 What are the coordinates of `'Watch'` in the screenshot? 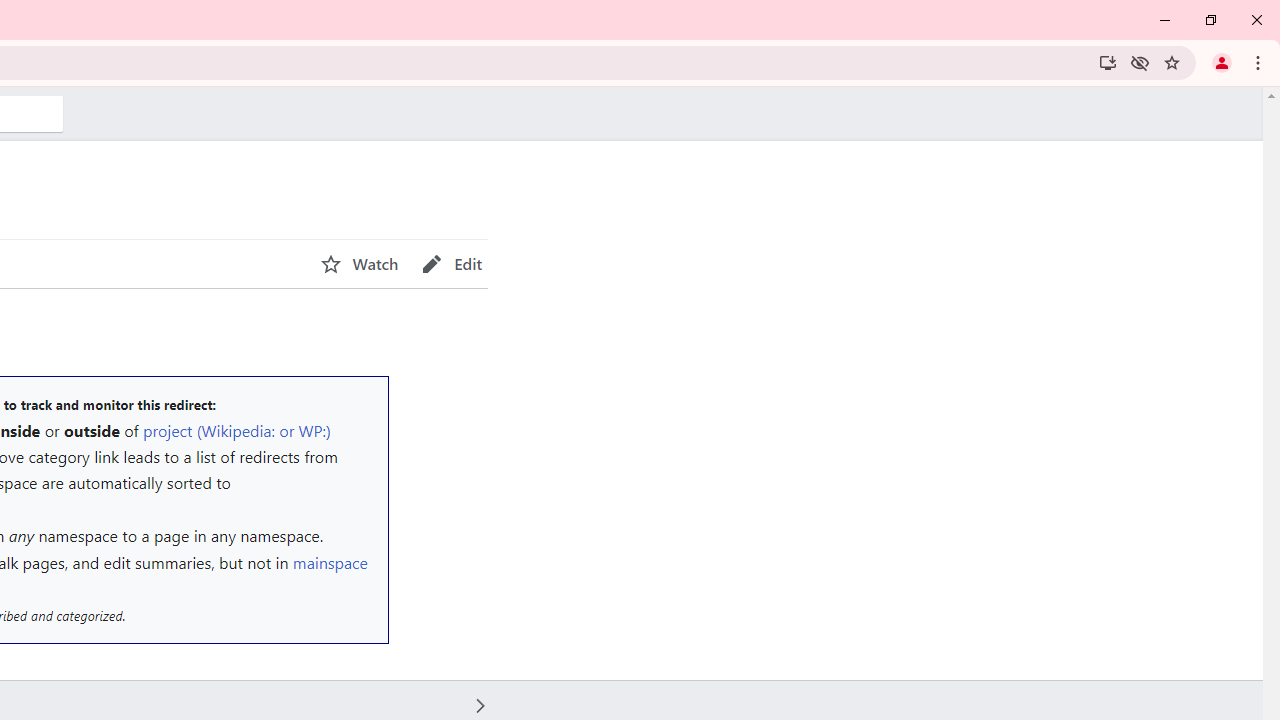 It's located at (359, 263).